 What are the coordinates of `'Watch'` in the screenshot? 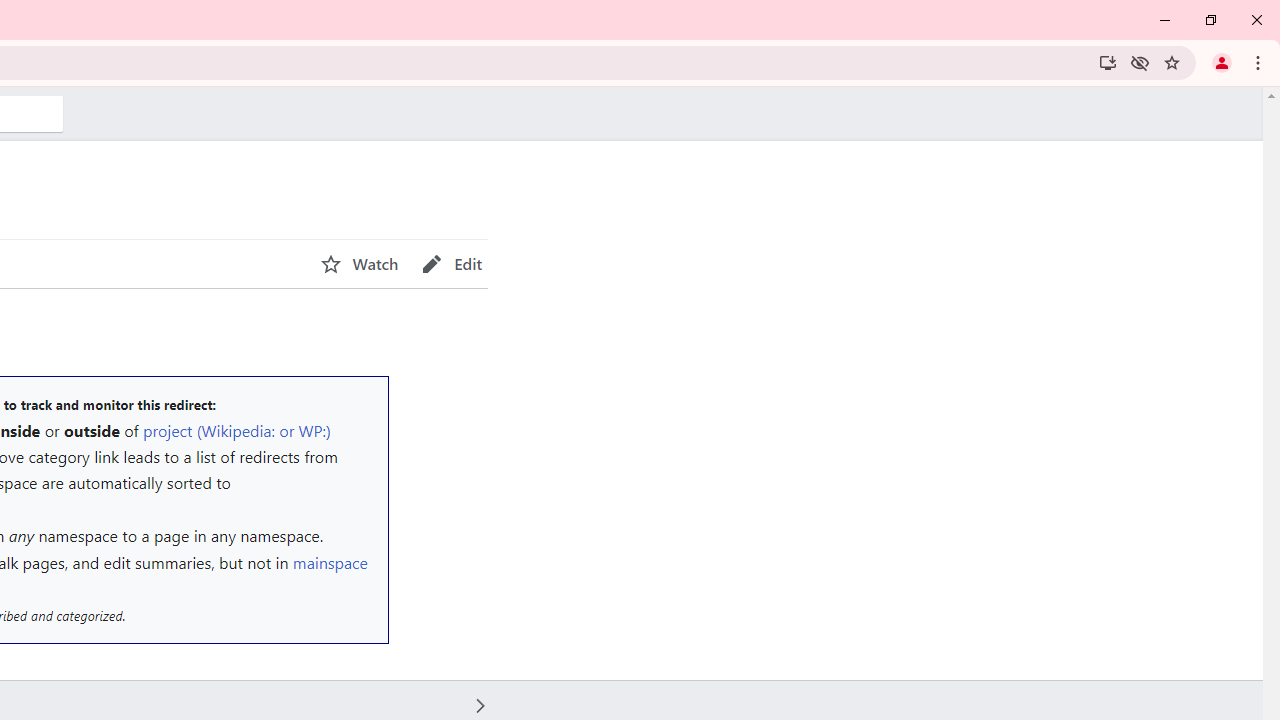 It's located at (359, 263).